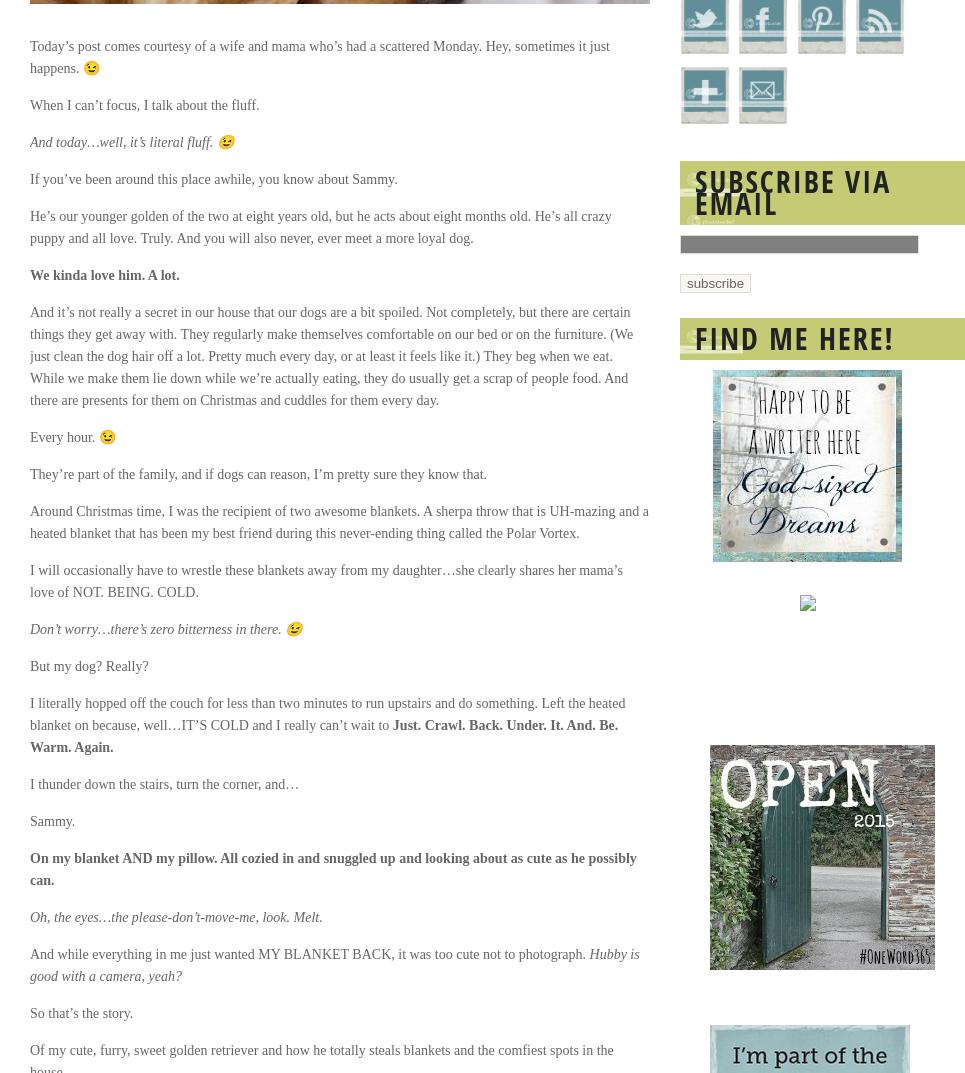 The width and height of the screenshot is (965, 1073). I want to click on 'Around Christmas time, I was the recipient of two awesome blankets. A sherpa throw that is UH-mazing and a heated blanket that has been my best friend during this never-ending thing called the Polar Vortex.', so click(339, 521).